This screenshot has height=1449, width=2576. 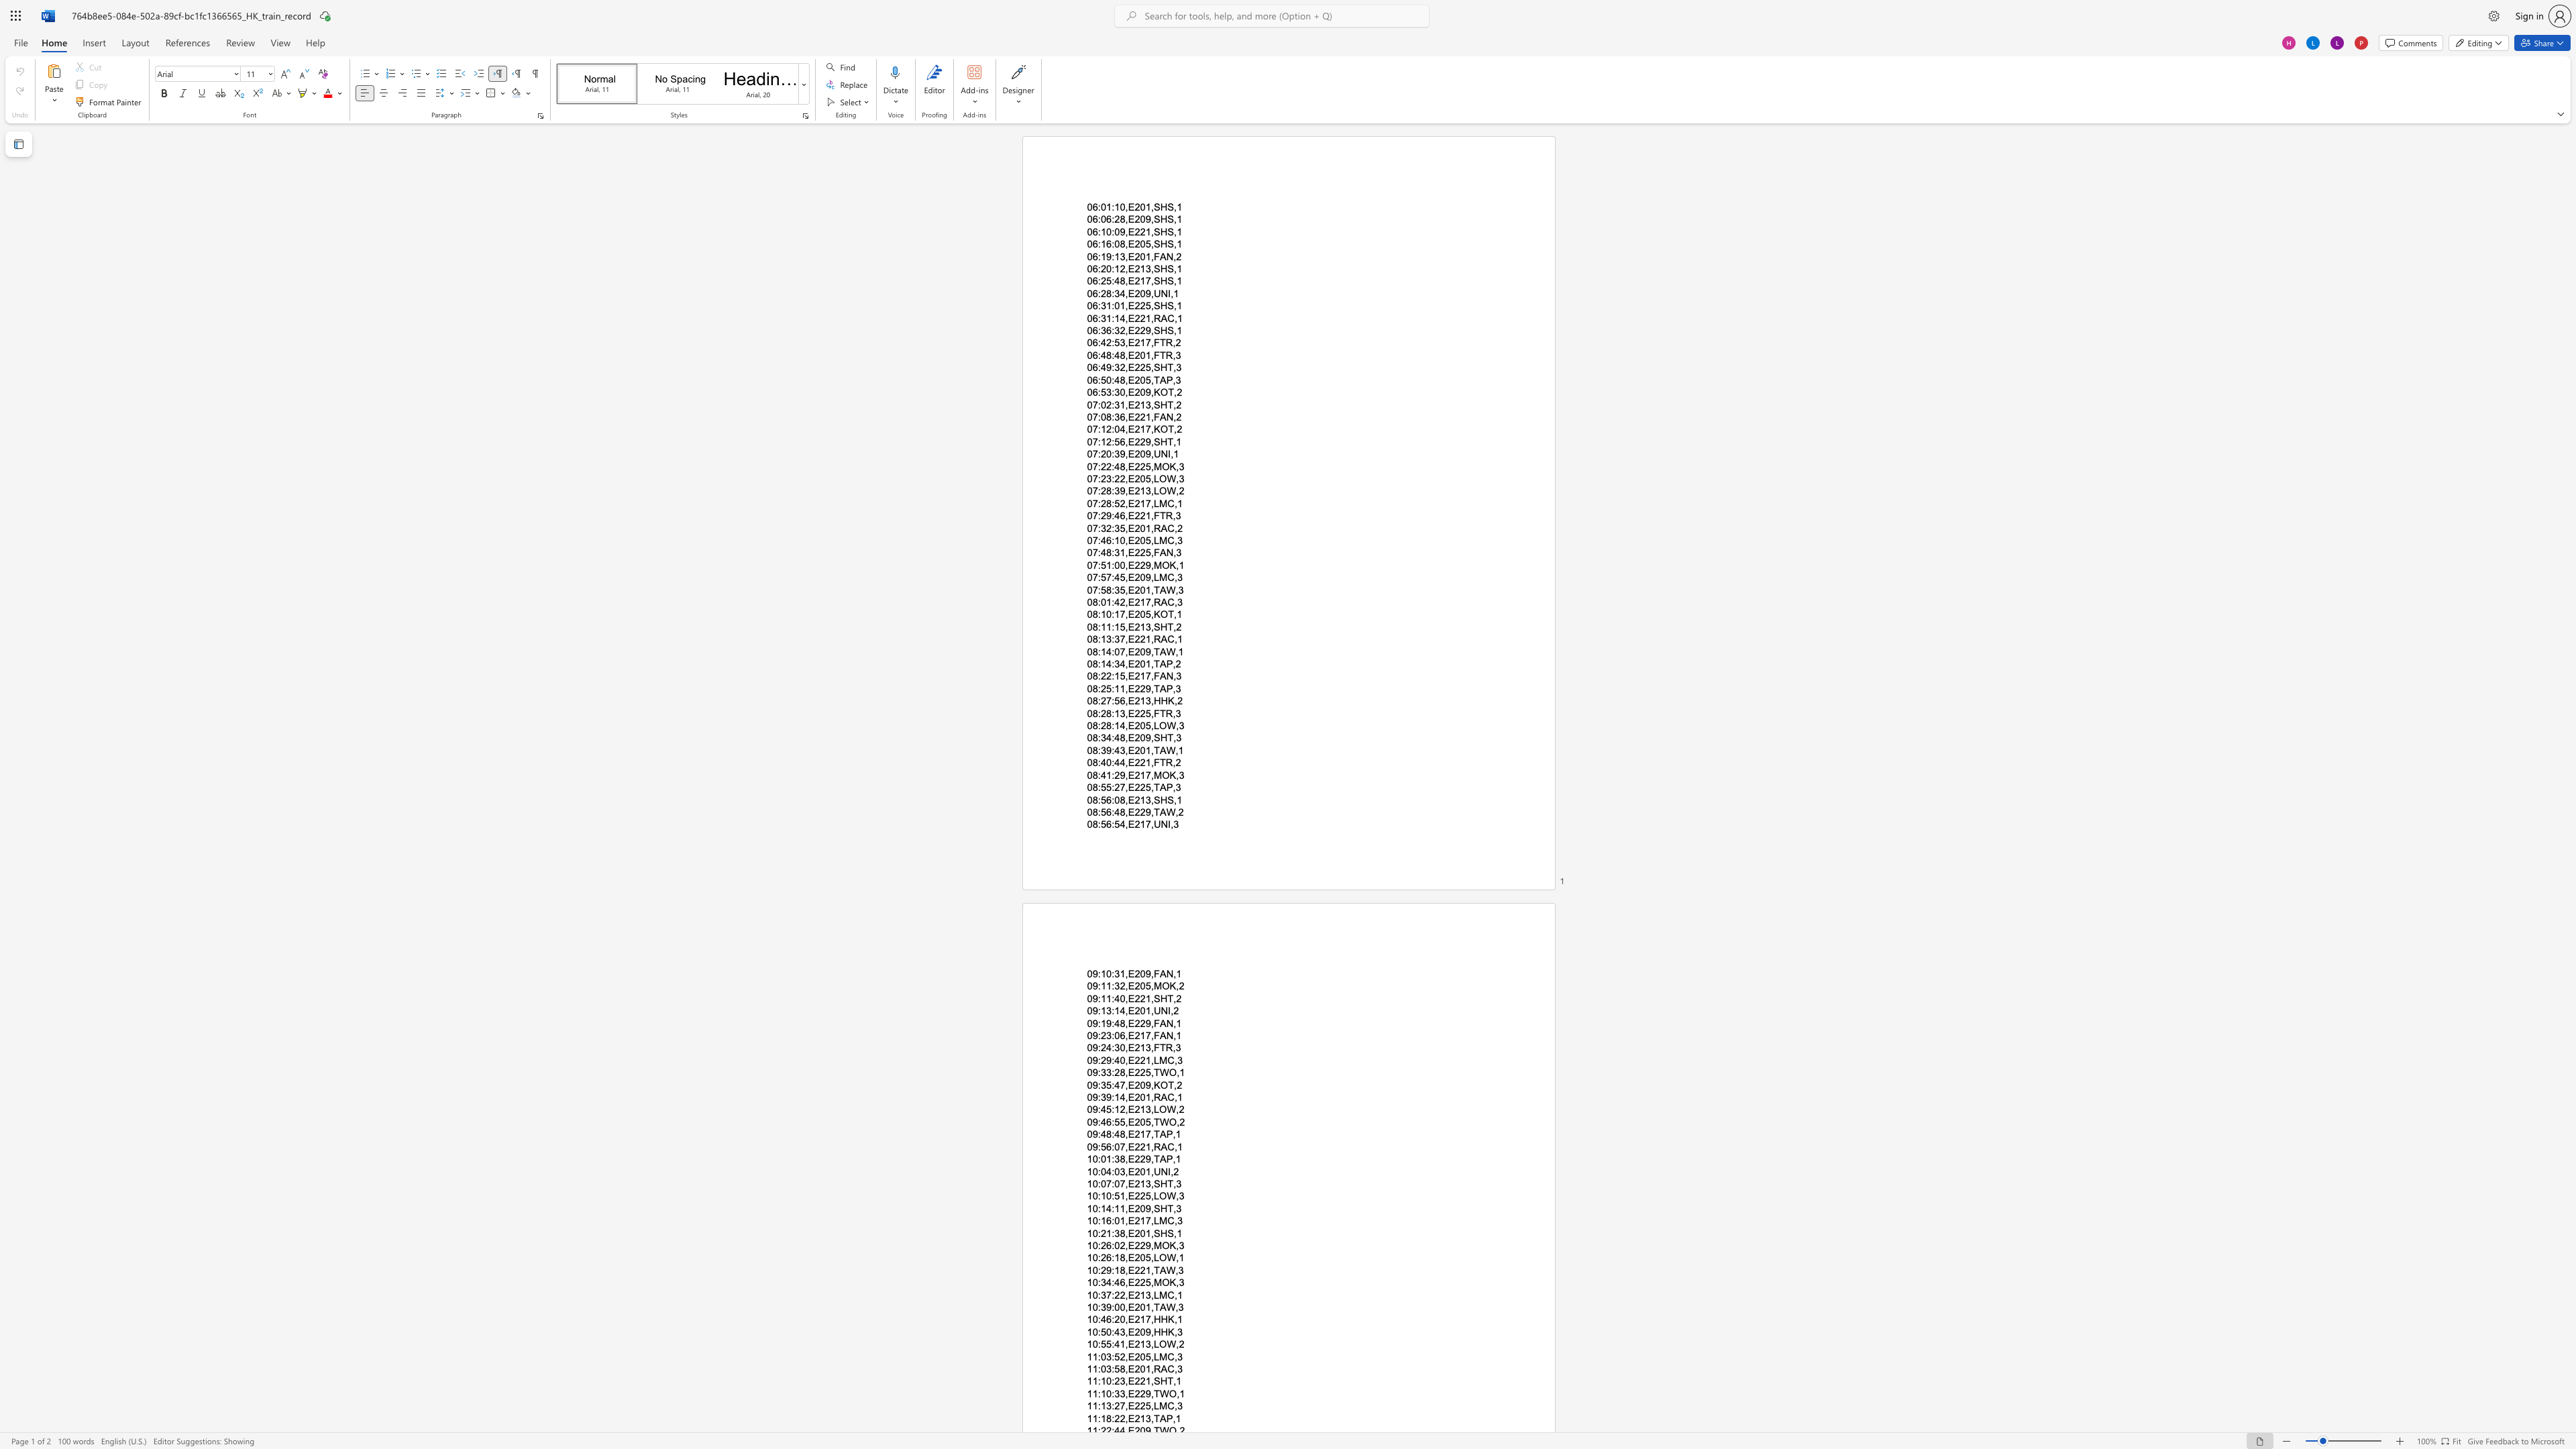 What do you see at coordinates (1111, 676) in the screenshot?
I see `the subset text ":15,E2" within the text "08:22:15,E217,FAN,3"` at bounding box center [1111, 676].